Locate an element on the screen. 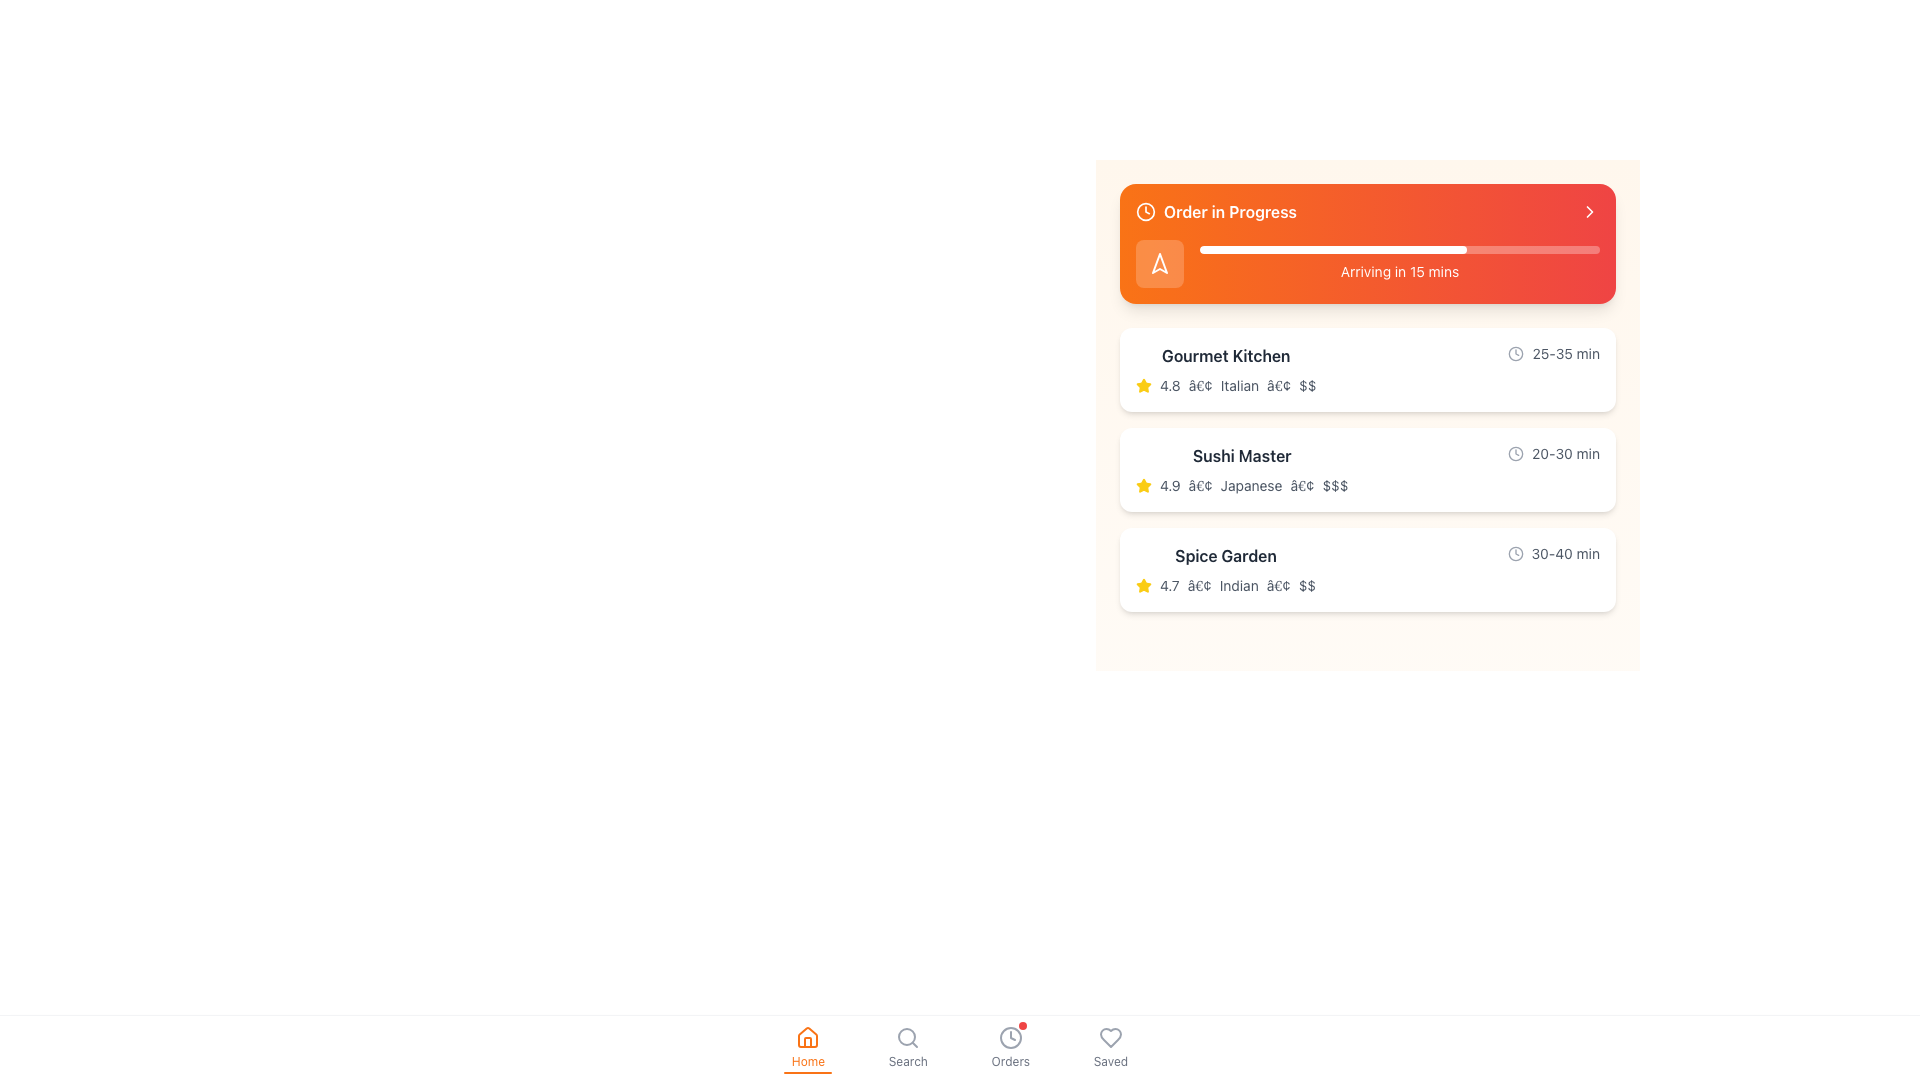 This screenshot has height=1080, width=1920. the text label element displaying dollar signs ('$') located at the far right of the restaurant information group is located at coordinates (1307, 385).